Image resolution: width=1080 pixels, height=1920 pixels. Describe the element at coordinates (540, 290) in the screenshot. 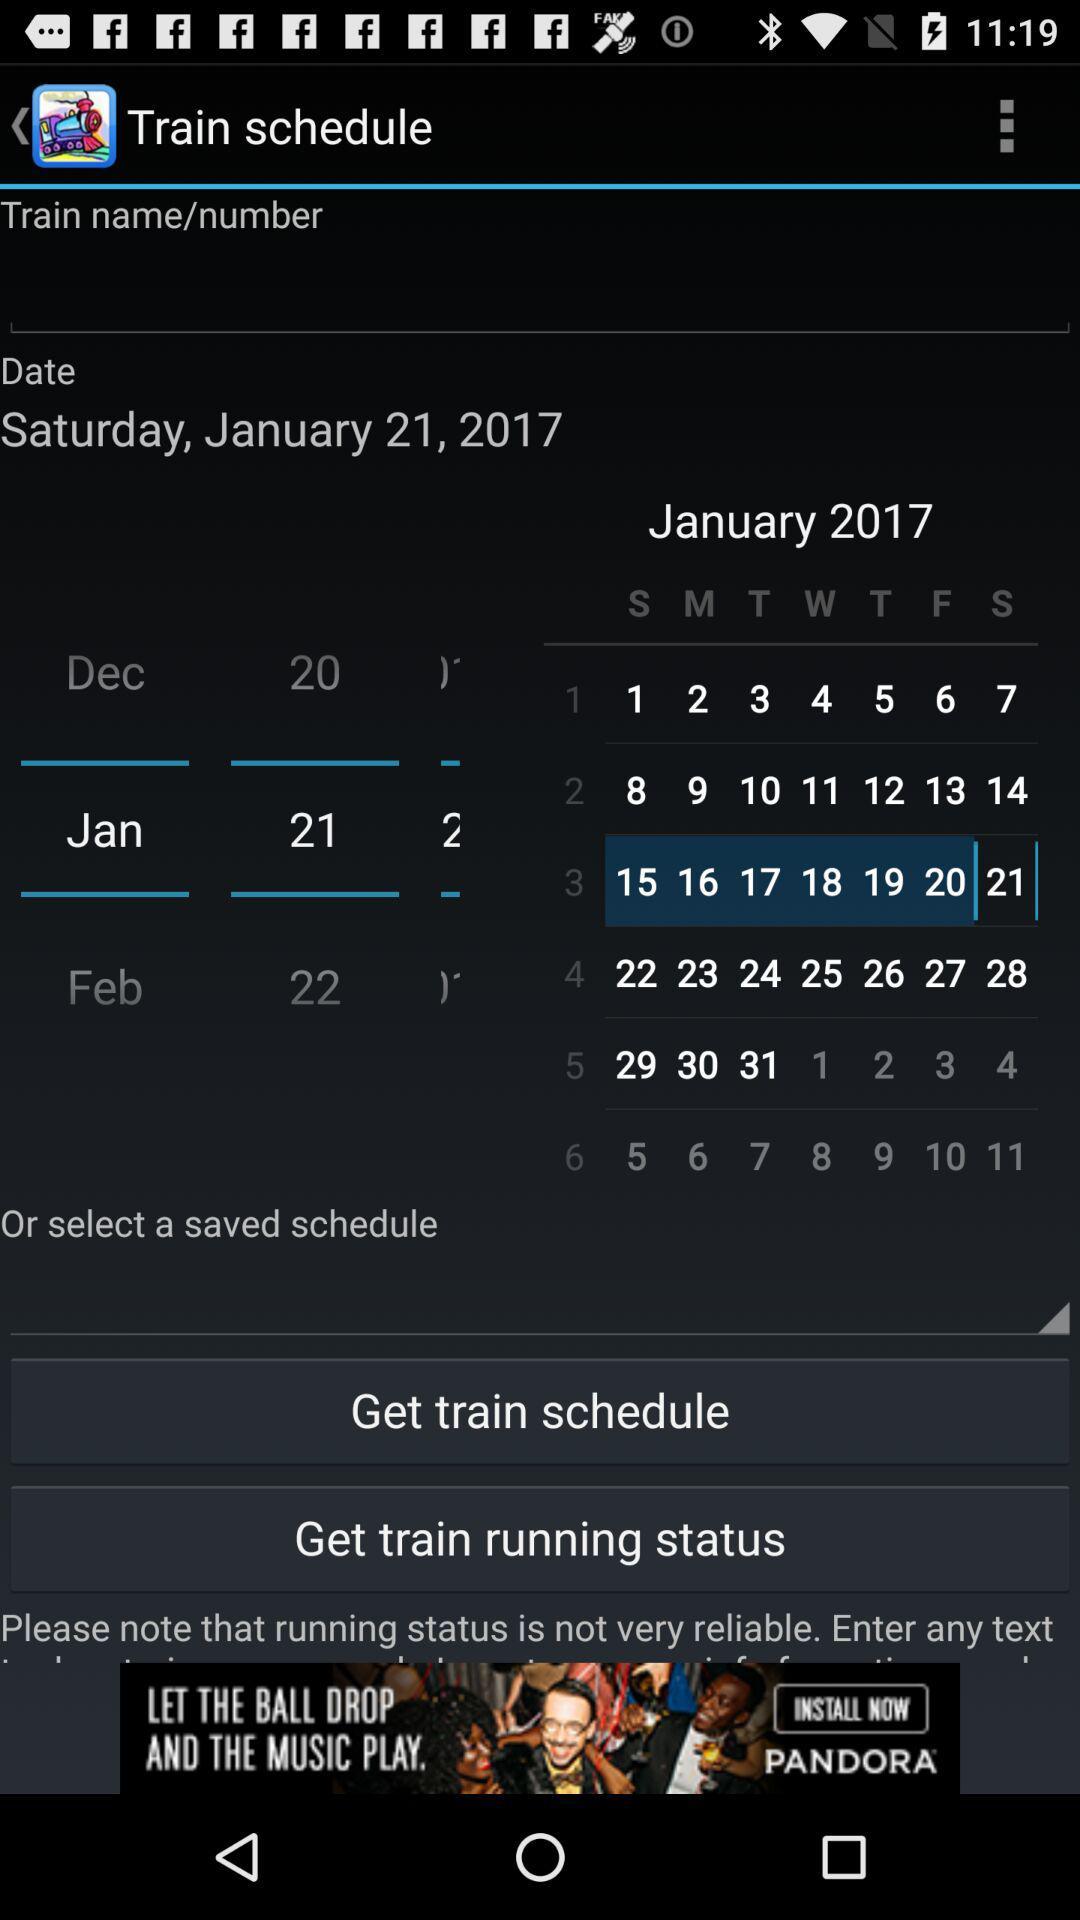

I see `train number/information` at that location.